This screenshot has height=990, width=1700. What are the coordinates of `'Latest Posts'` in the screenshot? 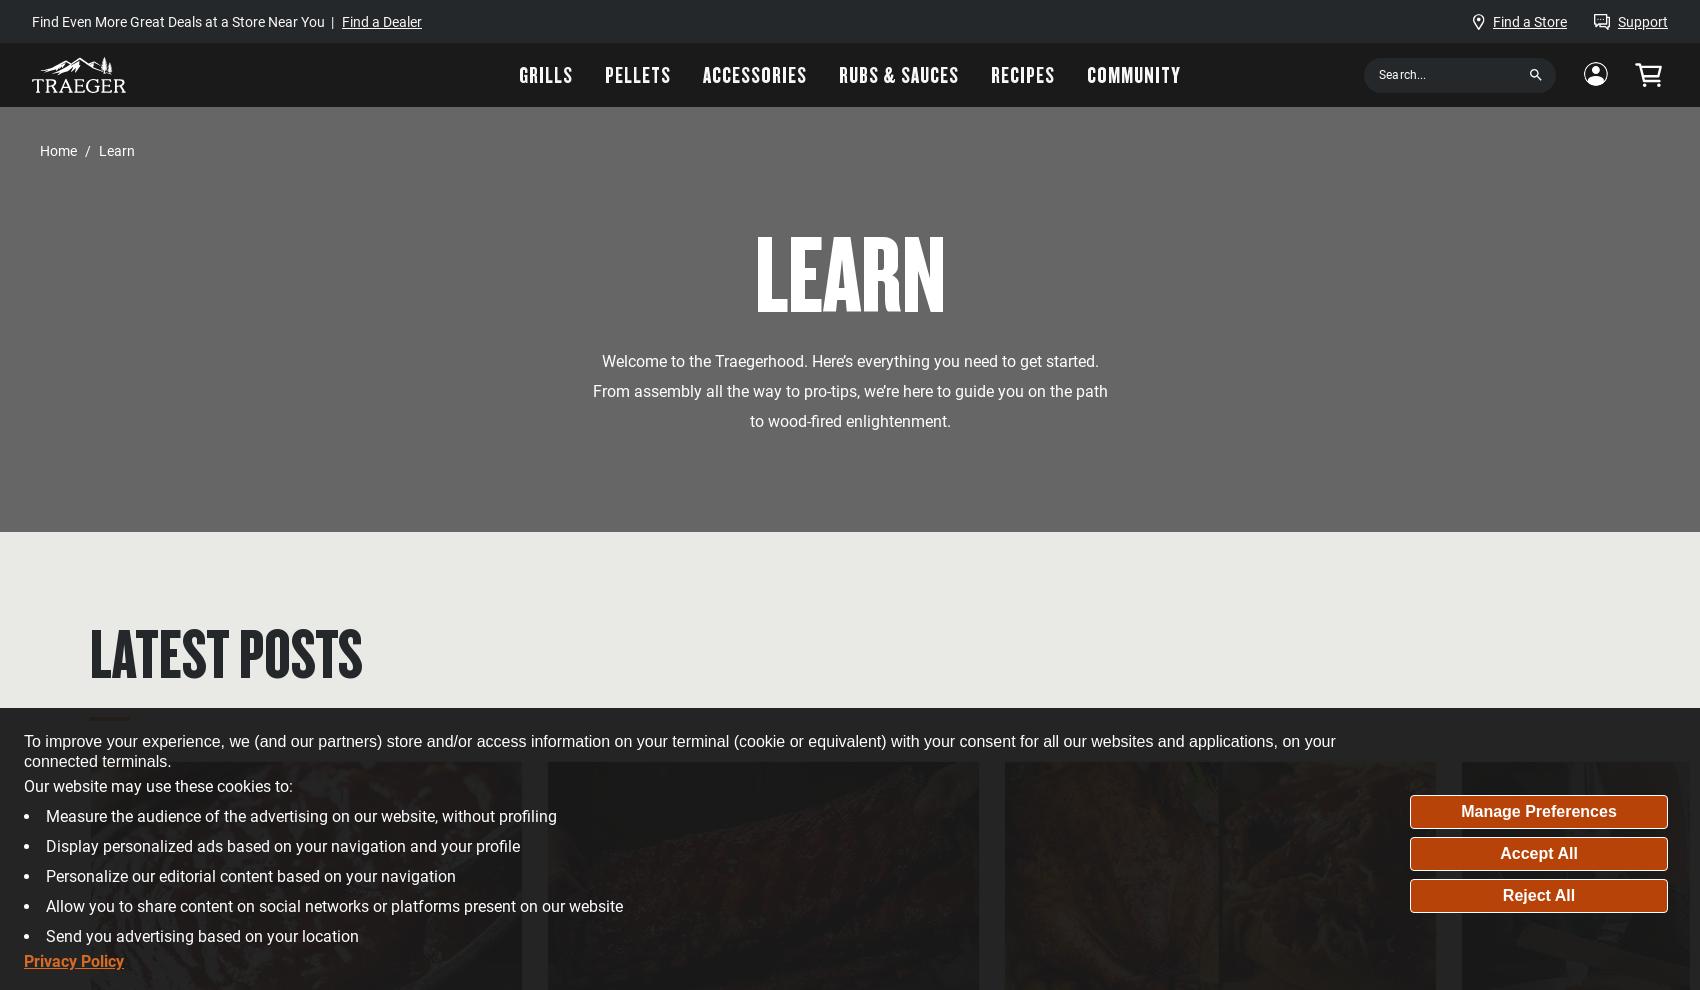 It's located at (226, 652).